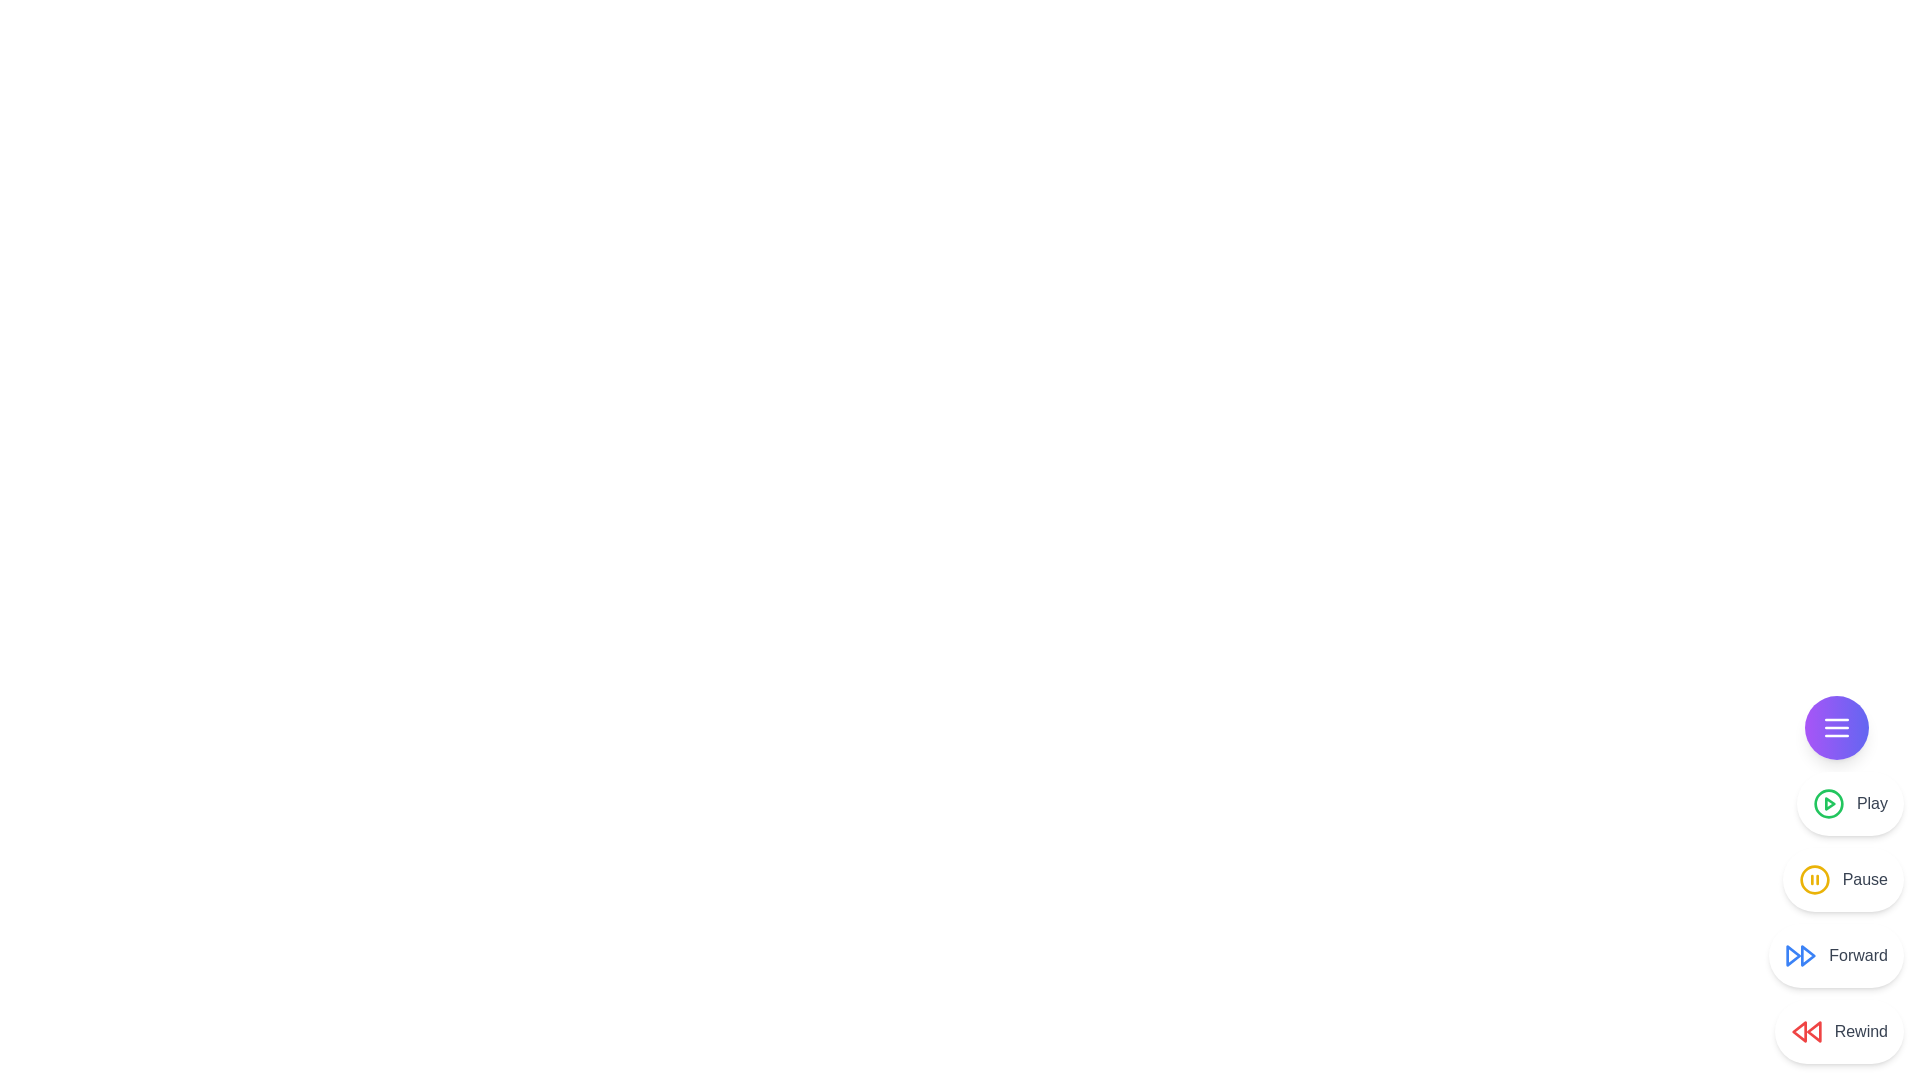  Describe the element at coordinates (1836, 955) in the screenshot. I see `the Forward button to skip ahead` at that location.